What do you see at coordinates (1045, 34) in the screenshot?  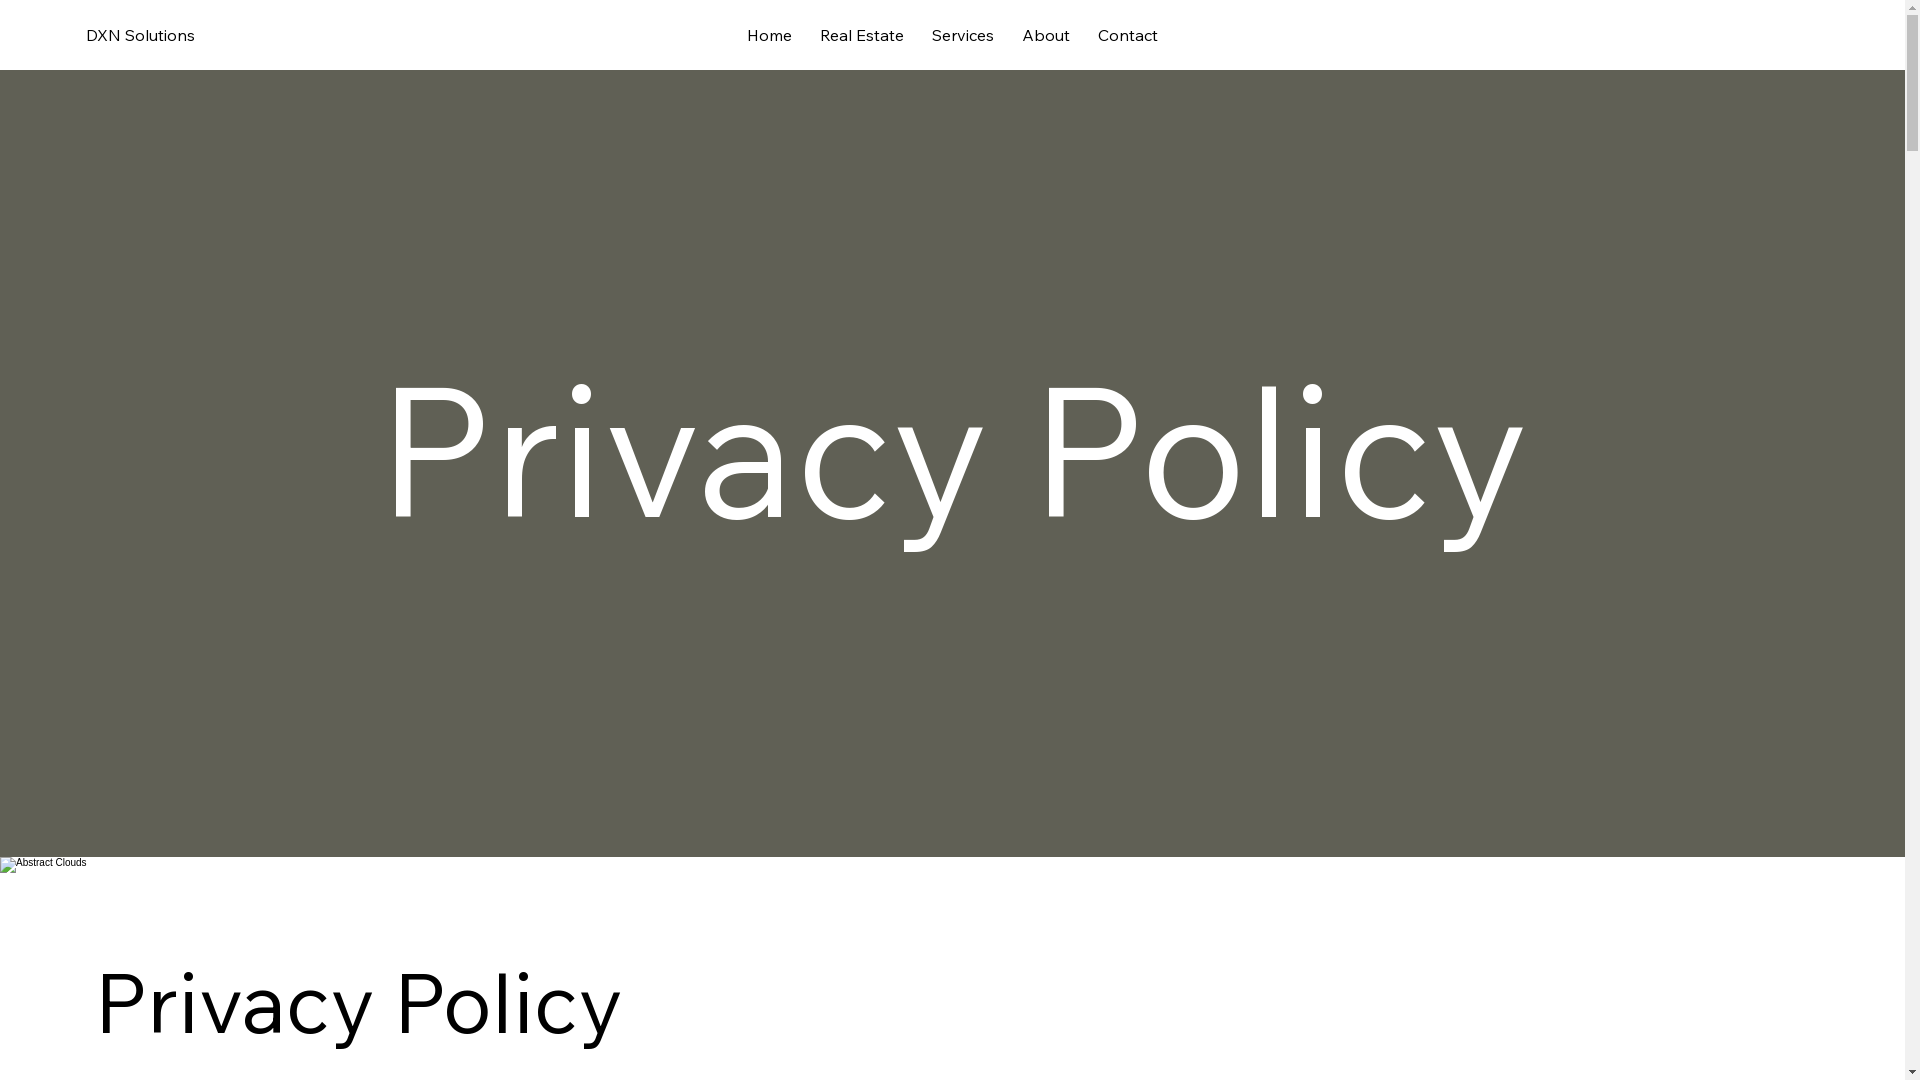 I see `'About'` at bounding box center [1045, 34].